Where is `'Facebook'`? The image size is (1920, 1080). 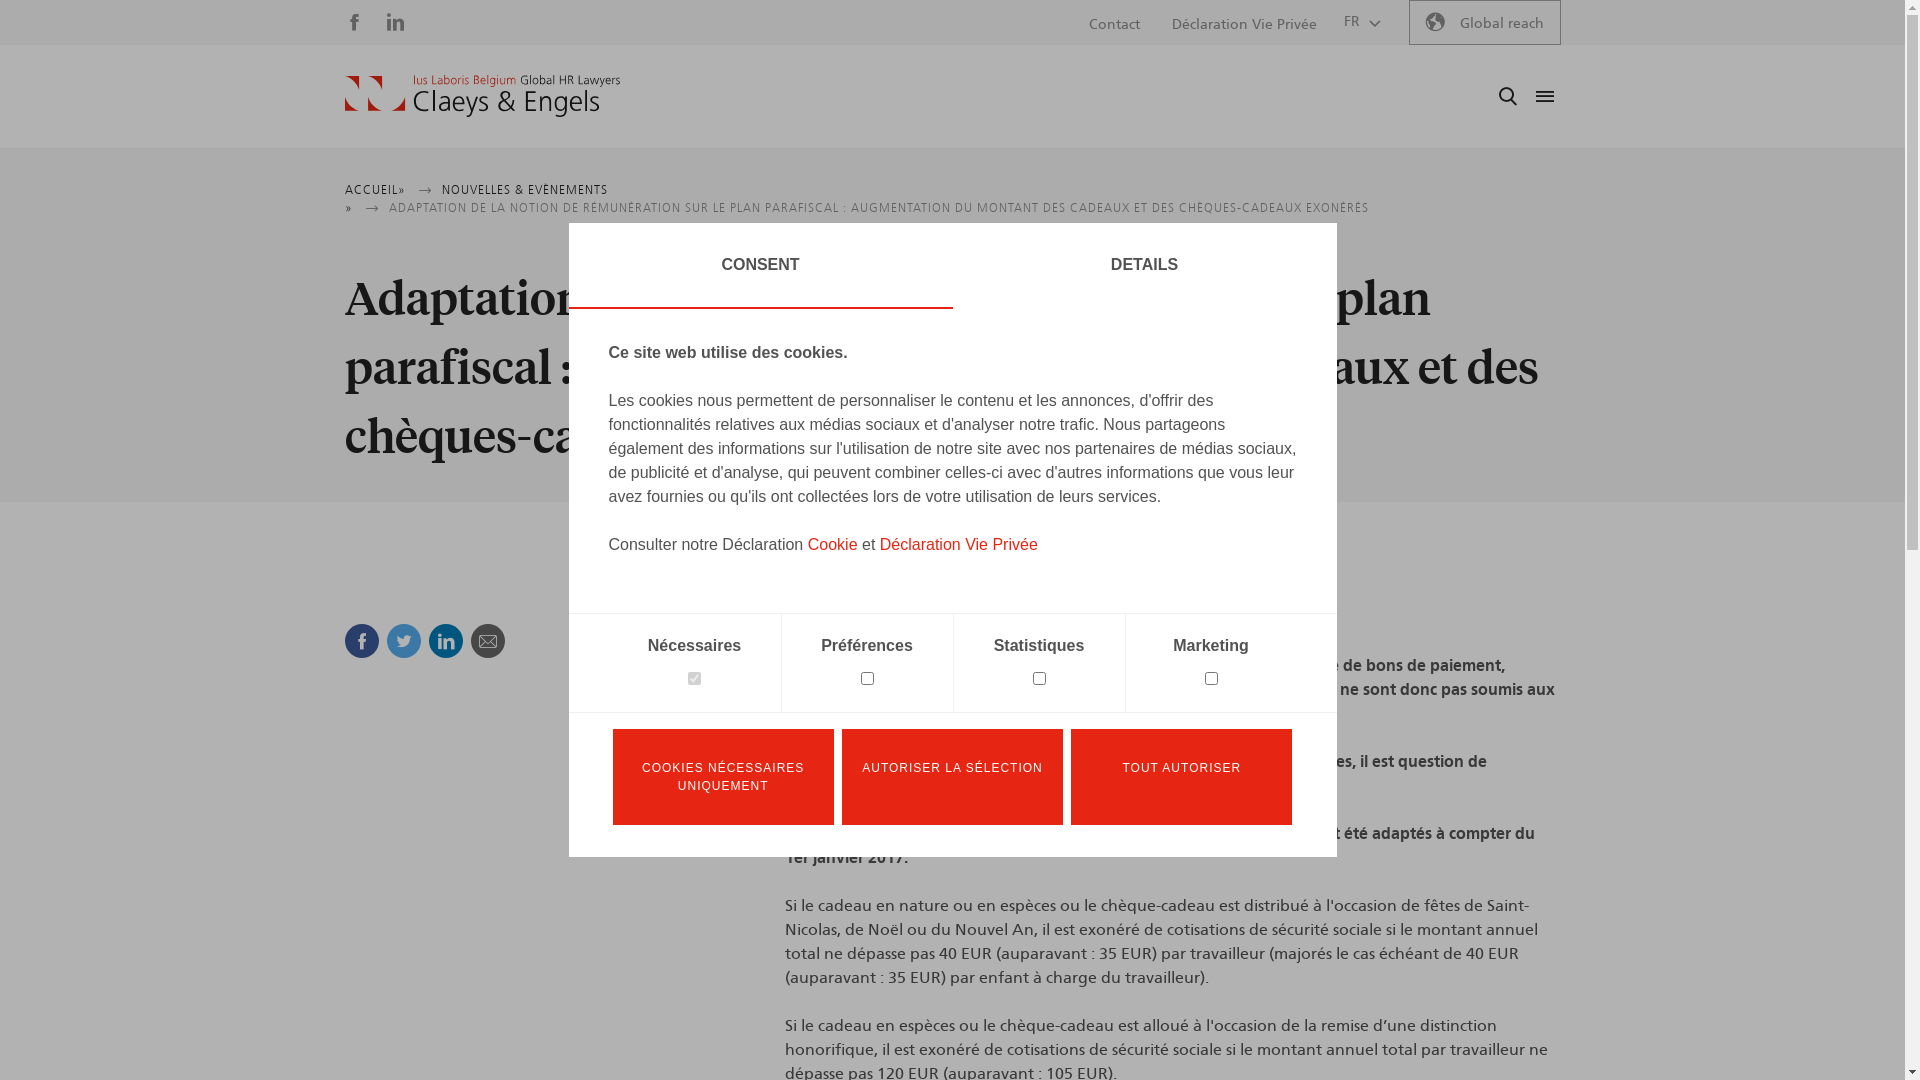 'Facebook' is located at coordinates (360, 640).